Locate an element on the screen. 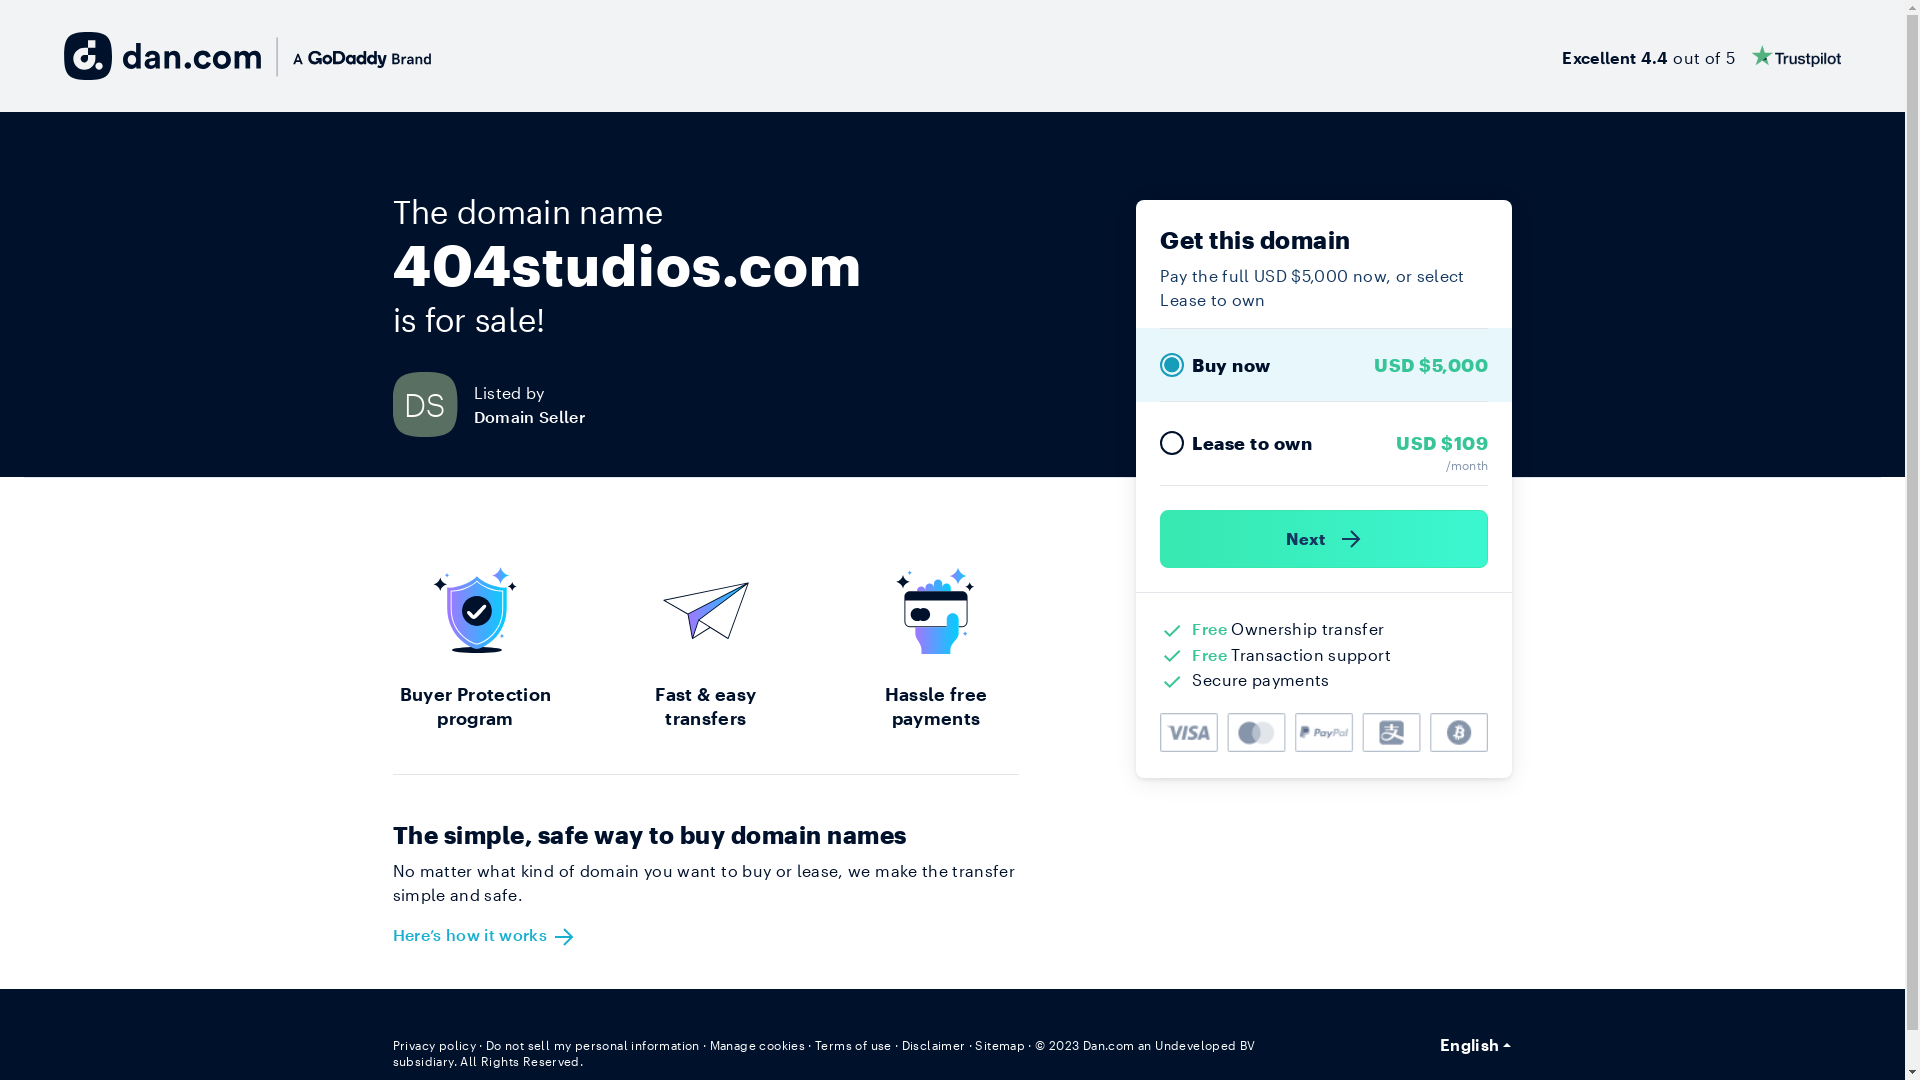  'Privacy policy' is located at coordinates (432, 1044).